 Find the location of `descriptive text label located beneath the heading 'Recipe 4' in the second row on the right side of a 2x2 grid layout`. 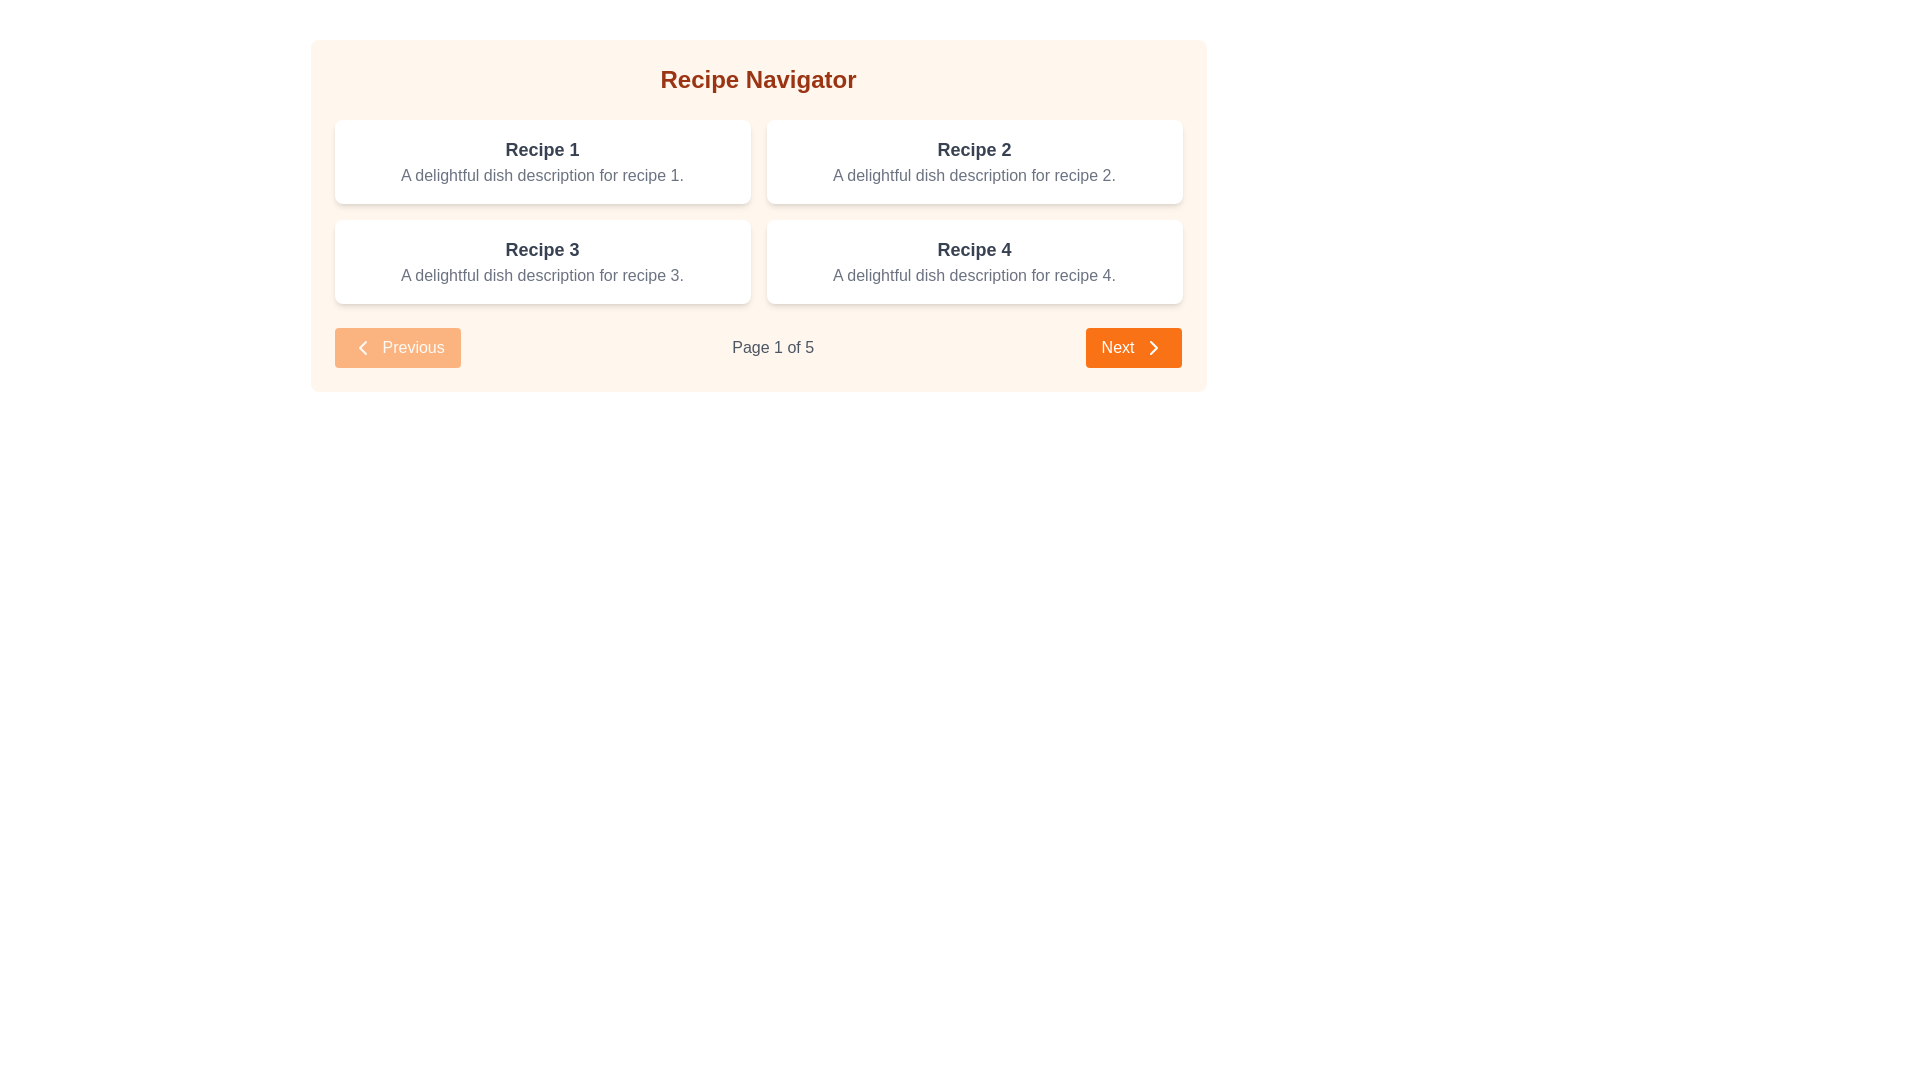

descriptive text label located beneath the heading 'Recipe 4' in the second row on the right side of a 2x2 grid layout is located at coordinates (974, 276).